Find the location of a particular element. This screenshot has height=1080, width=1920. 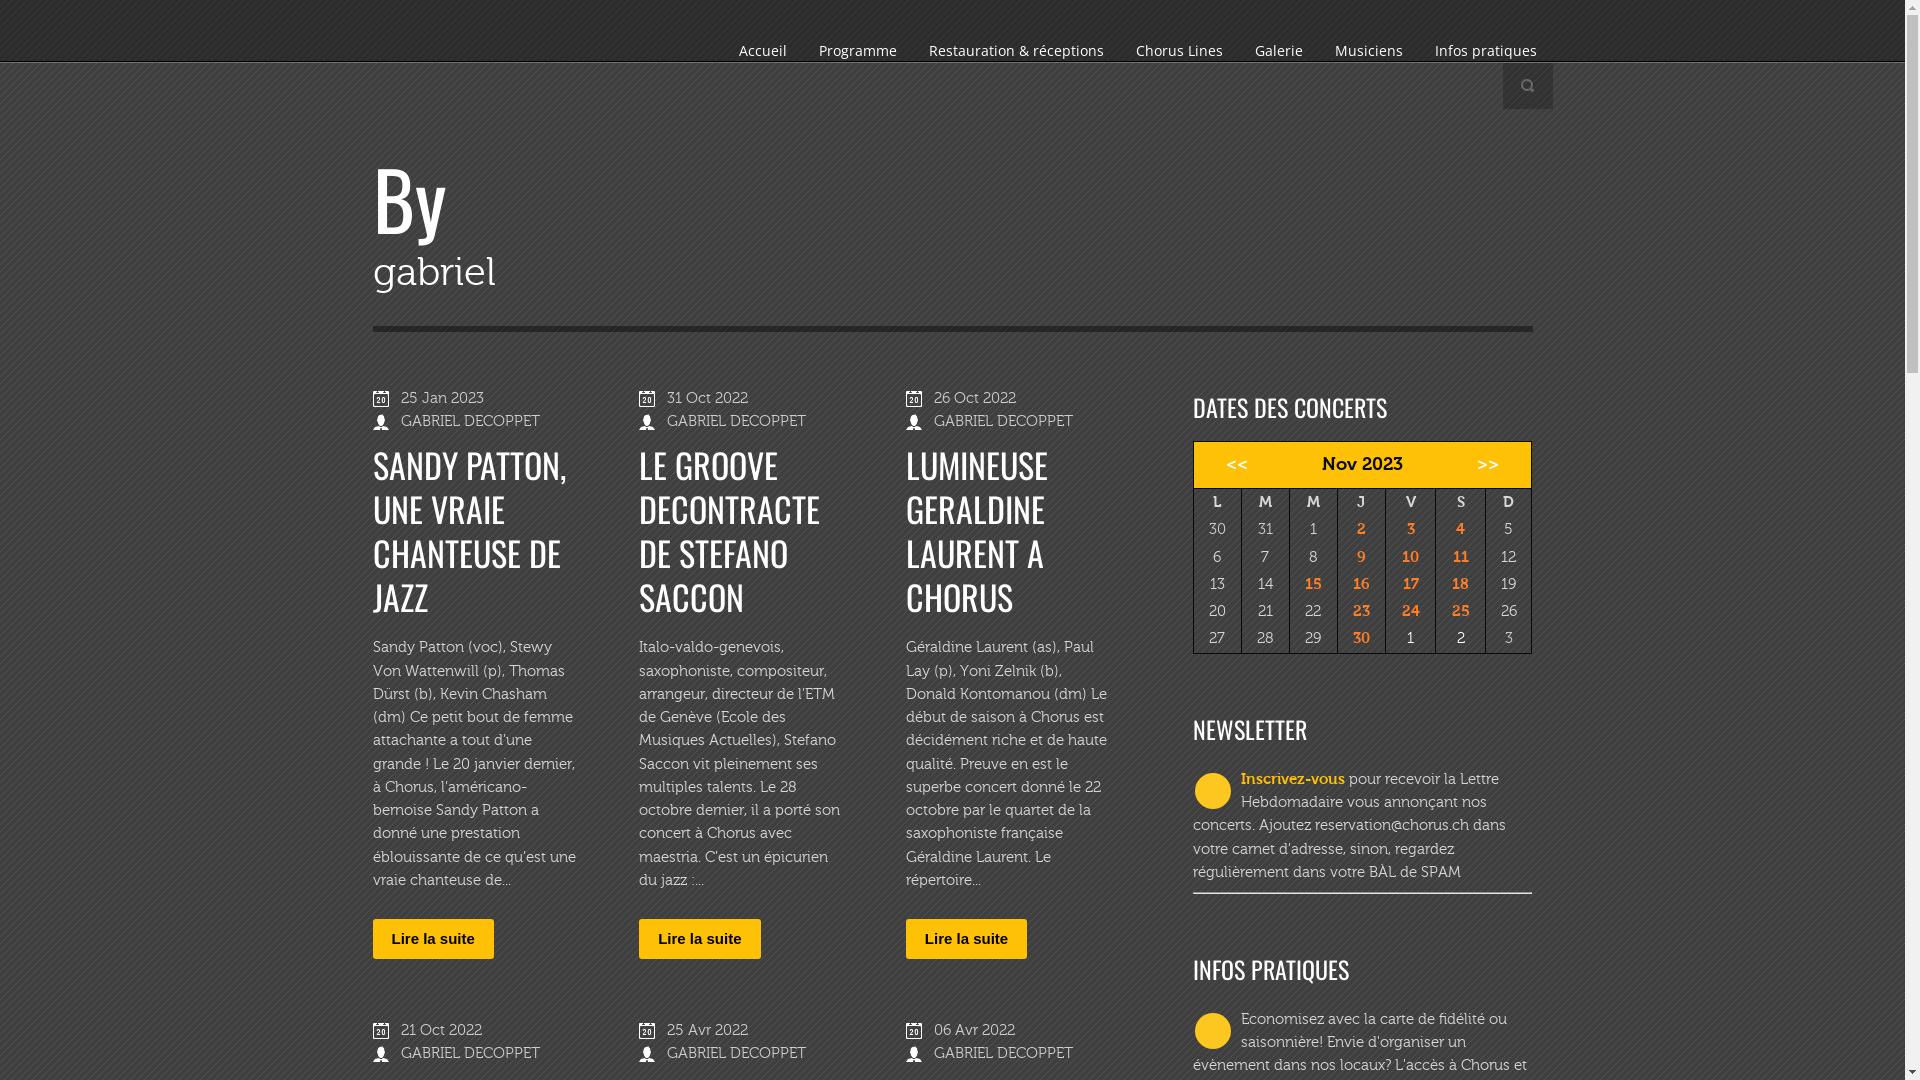

'Programme' is located at coordinates (857, 49).